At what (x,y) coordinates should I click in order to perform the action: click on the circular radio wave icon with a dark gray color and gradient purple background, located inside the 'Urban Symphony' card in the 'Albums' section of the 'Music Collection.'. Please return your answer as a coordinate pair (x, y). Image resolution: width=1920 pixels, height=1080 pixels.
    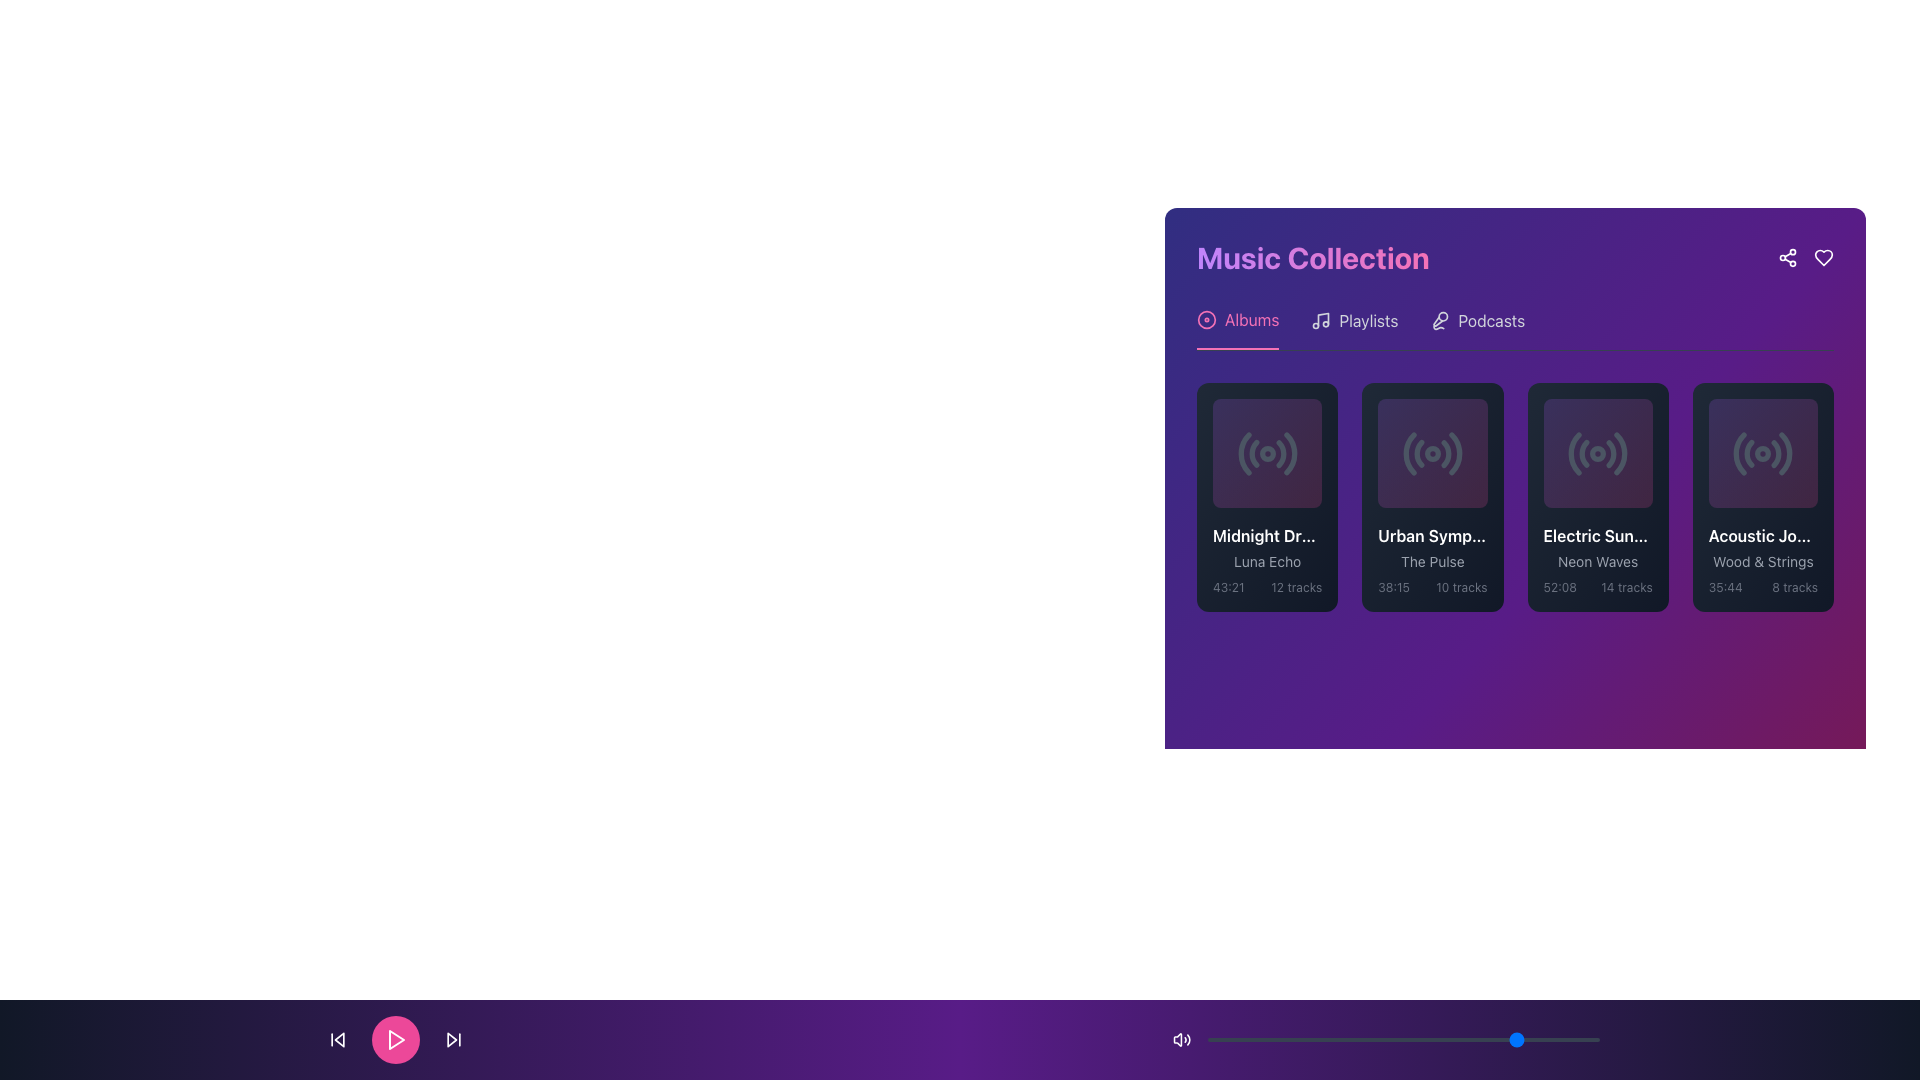
    Looking at the image, I should click on (1431, 453).